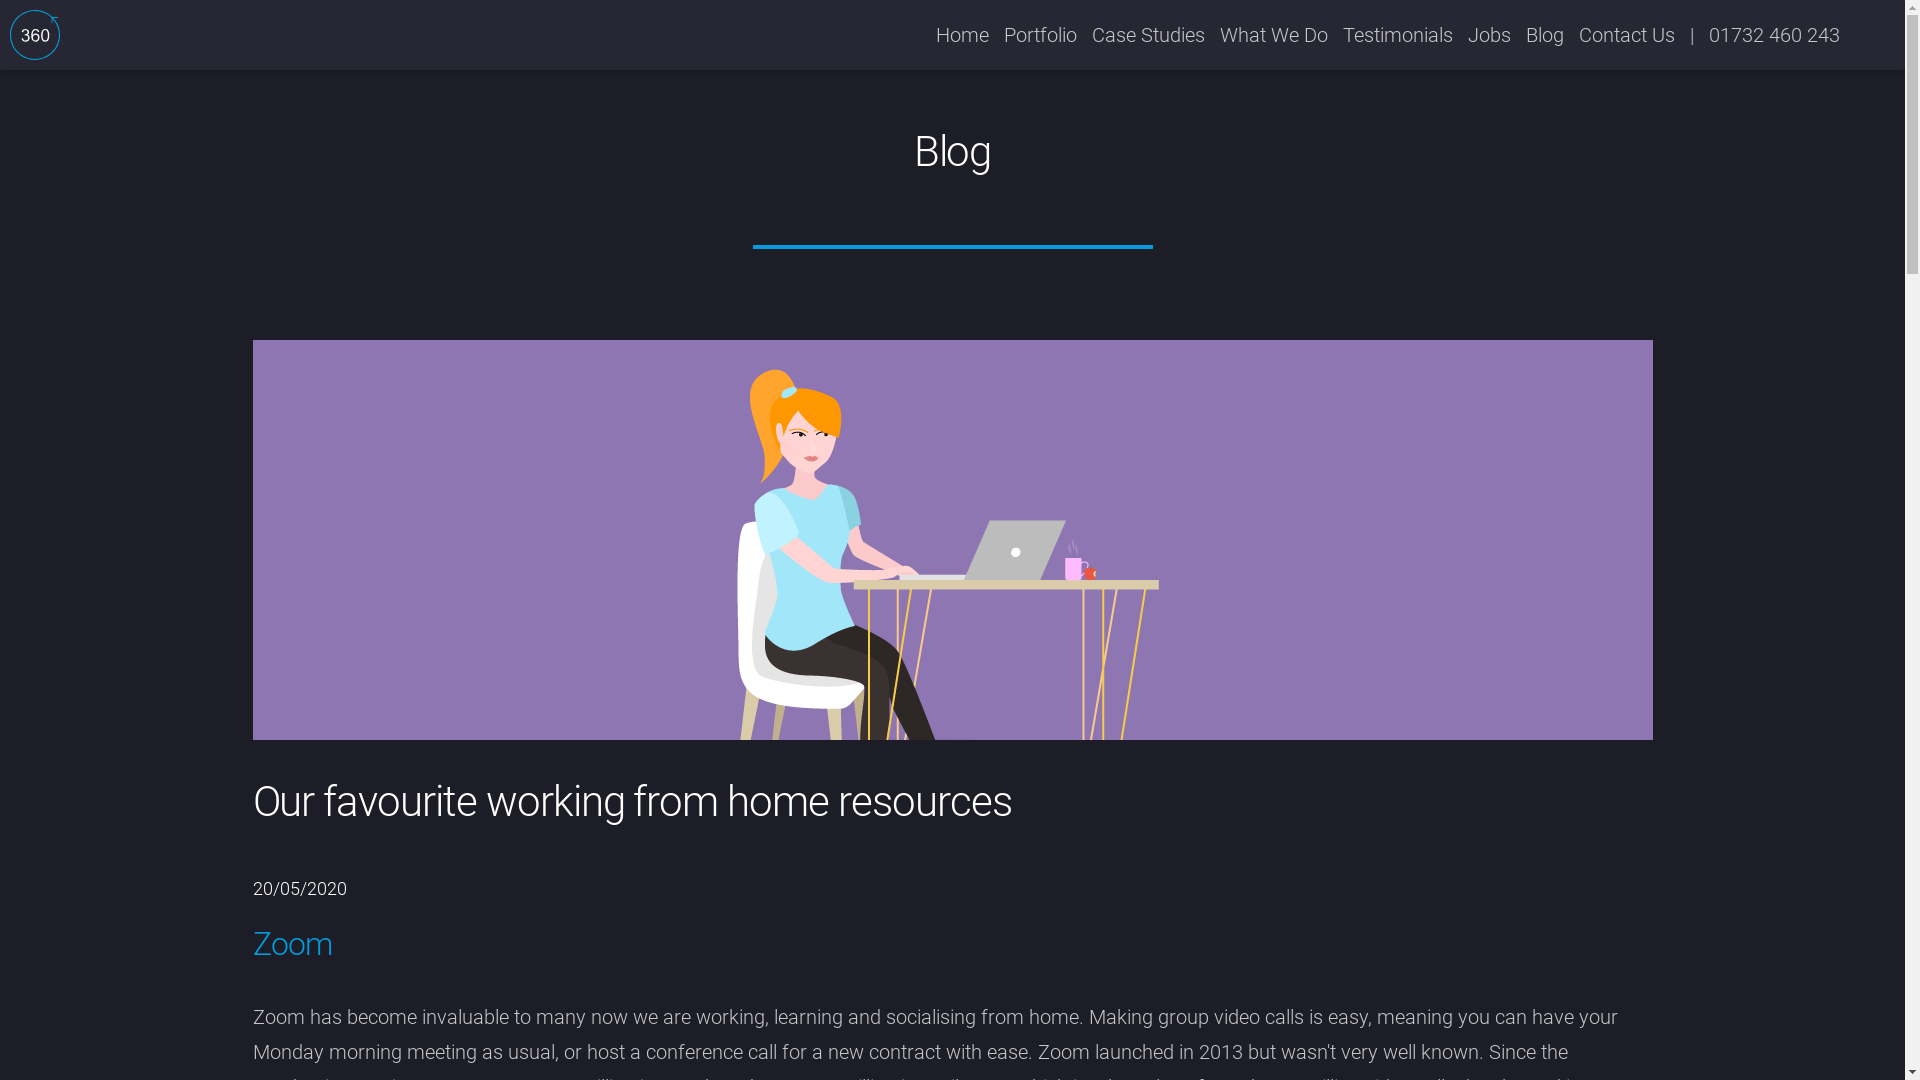 This screenshot has height=1080, width=1920. Describe the element at coordinates (1489, 35) in the screenshot. I see `'Jobs'` at that location.